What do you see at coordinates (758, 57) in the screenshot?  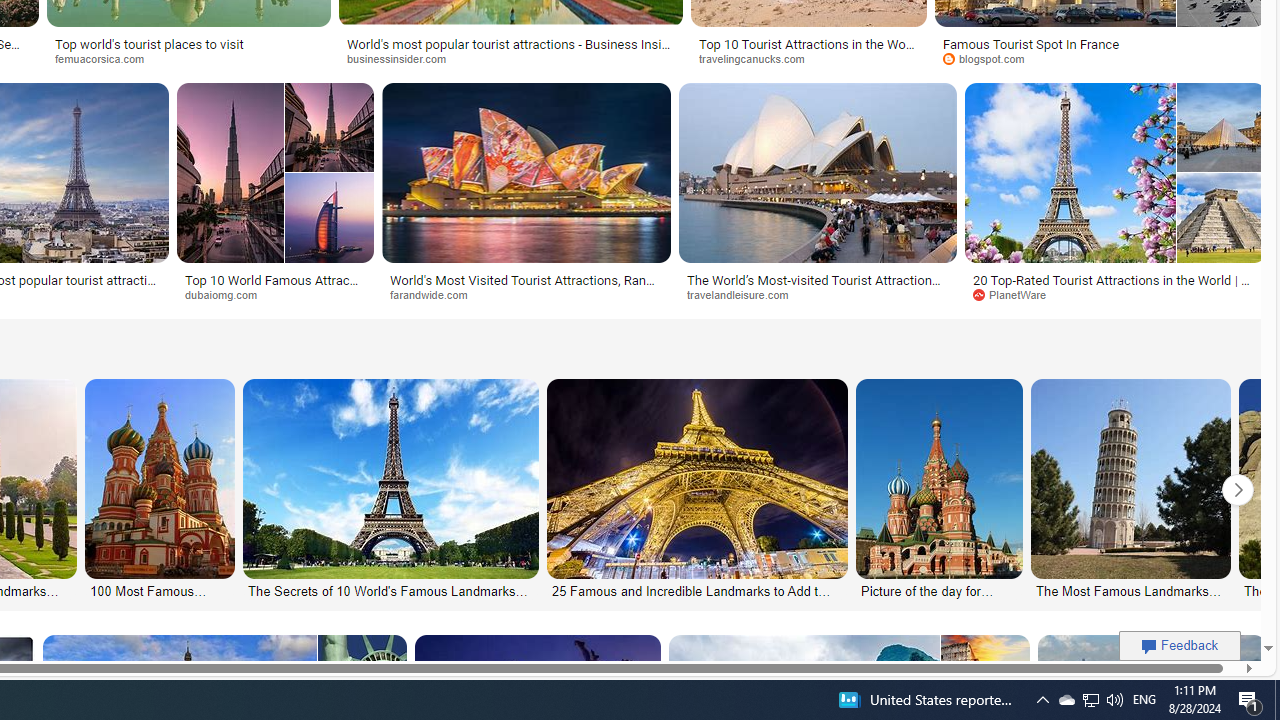 I see `'travelingcanucks.com'` at bounding box center [758, 57].